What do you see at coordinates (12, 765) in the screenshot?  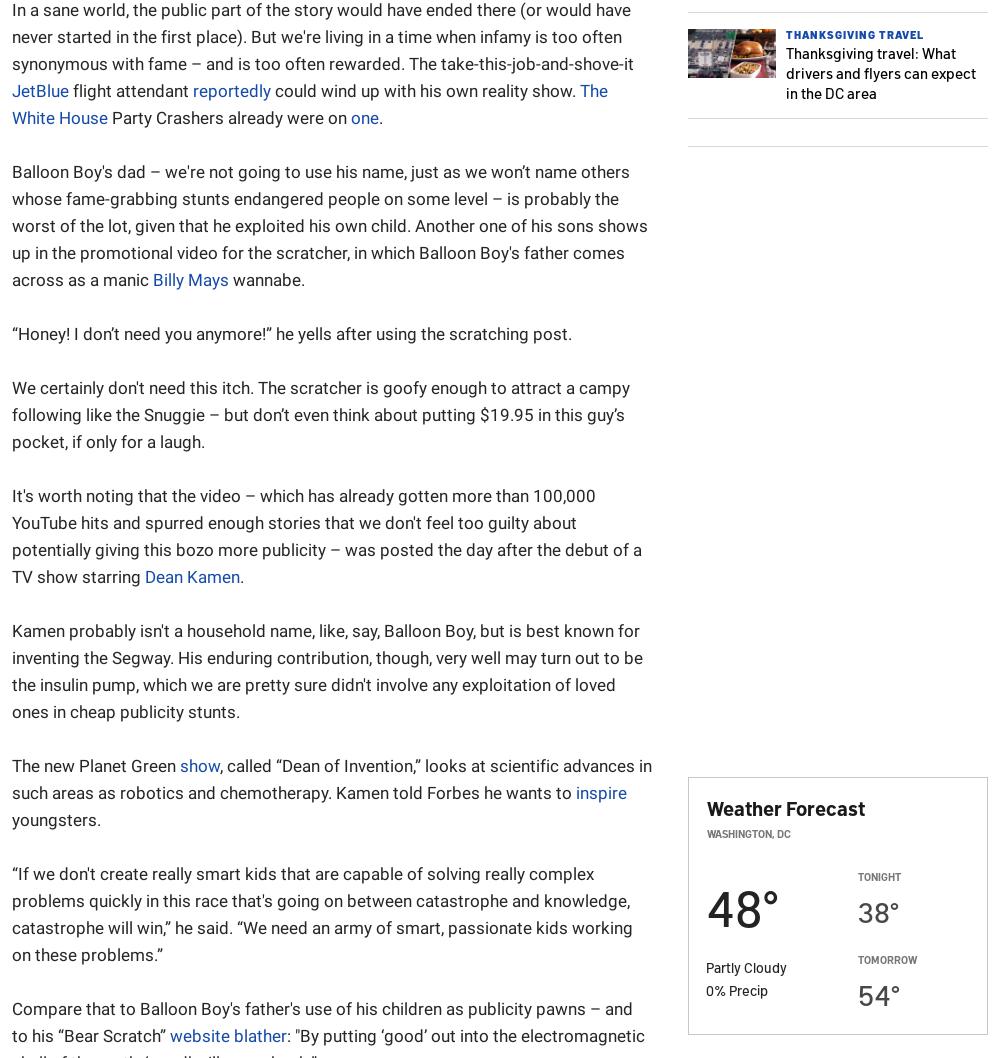 I see `'The new Planet Green'` at bounding box center [12, 765].